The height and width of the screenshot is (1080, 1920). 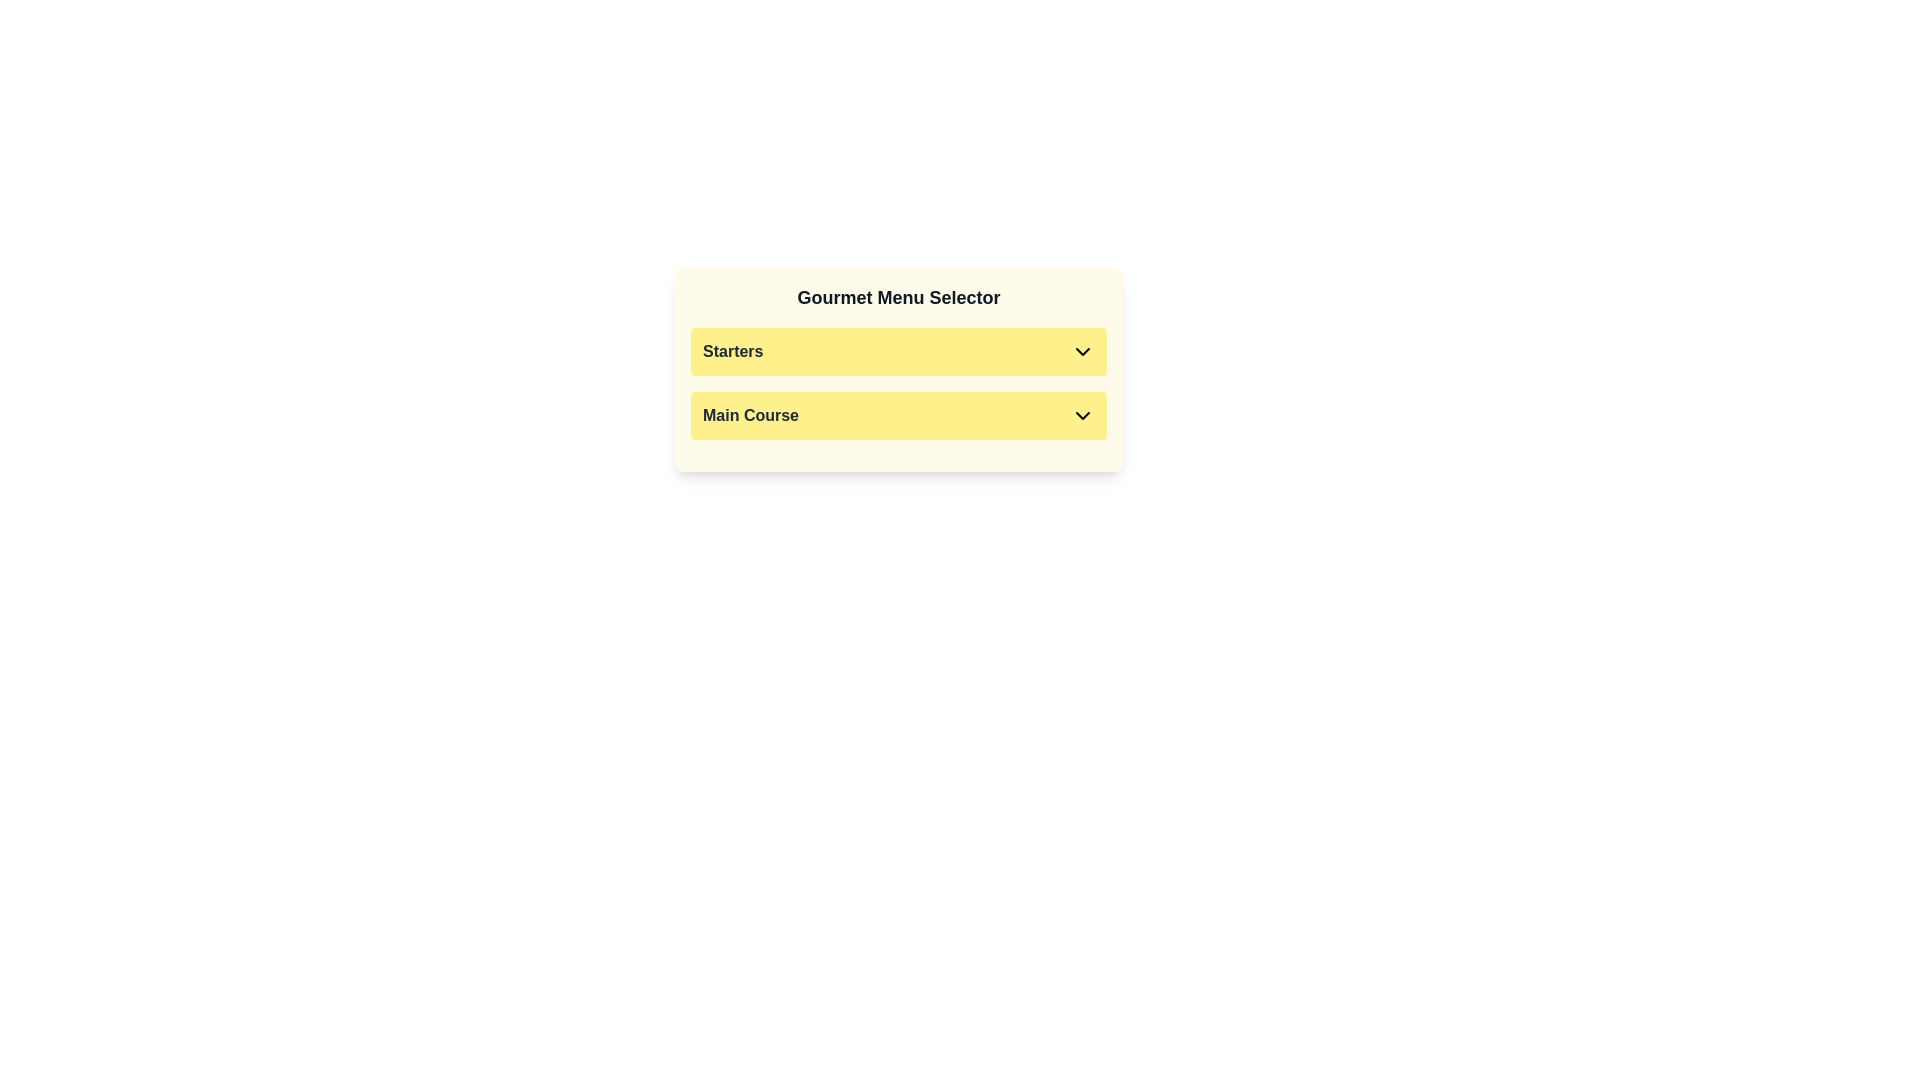 What do you see at coordinates (1082, 350) in the screenshot?
I see `the chevron-down icon located on the far right side of the yellow dropdown labeled 'Starters' in the 'Gourmet Menu Selector' interface` at bounding box center [1082, 350].